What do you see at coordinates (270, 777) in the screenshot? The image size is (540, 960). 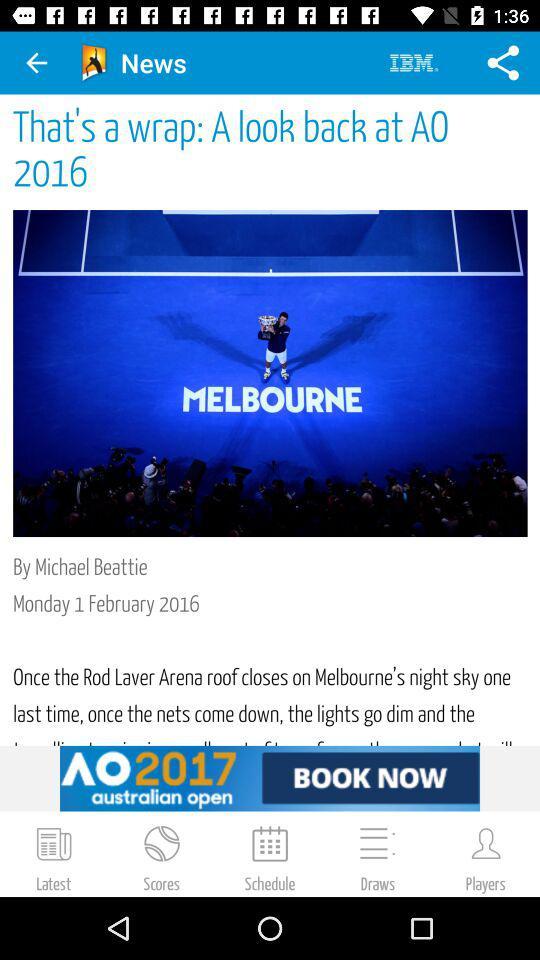 I see `advertisement link` at bounding box center [270, 777].